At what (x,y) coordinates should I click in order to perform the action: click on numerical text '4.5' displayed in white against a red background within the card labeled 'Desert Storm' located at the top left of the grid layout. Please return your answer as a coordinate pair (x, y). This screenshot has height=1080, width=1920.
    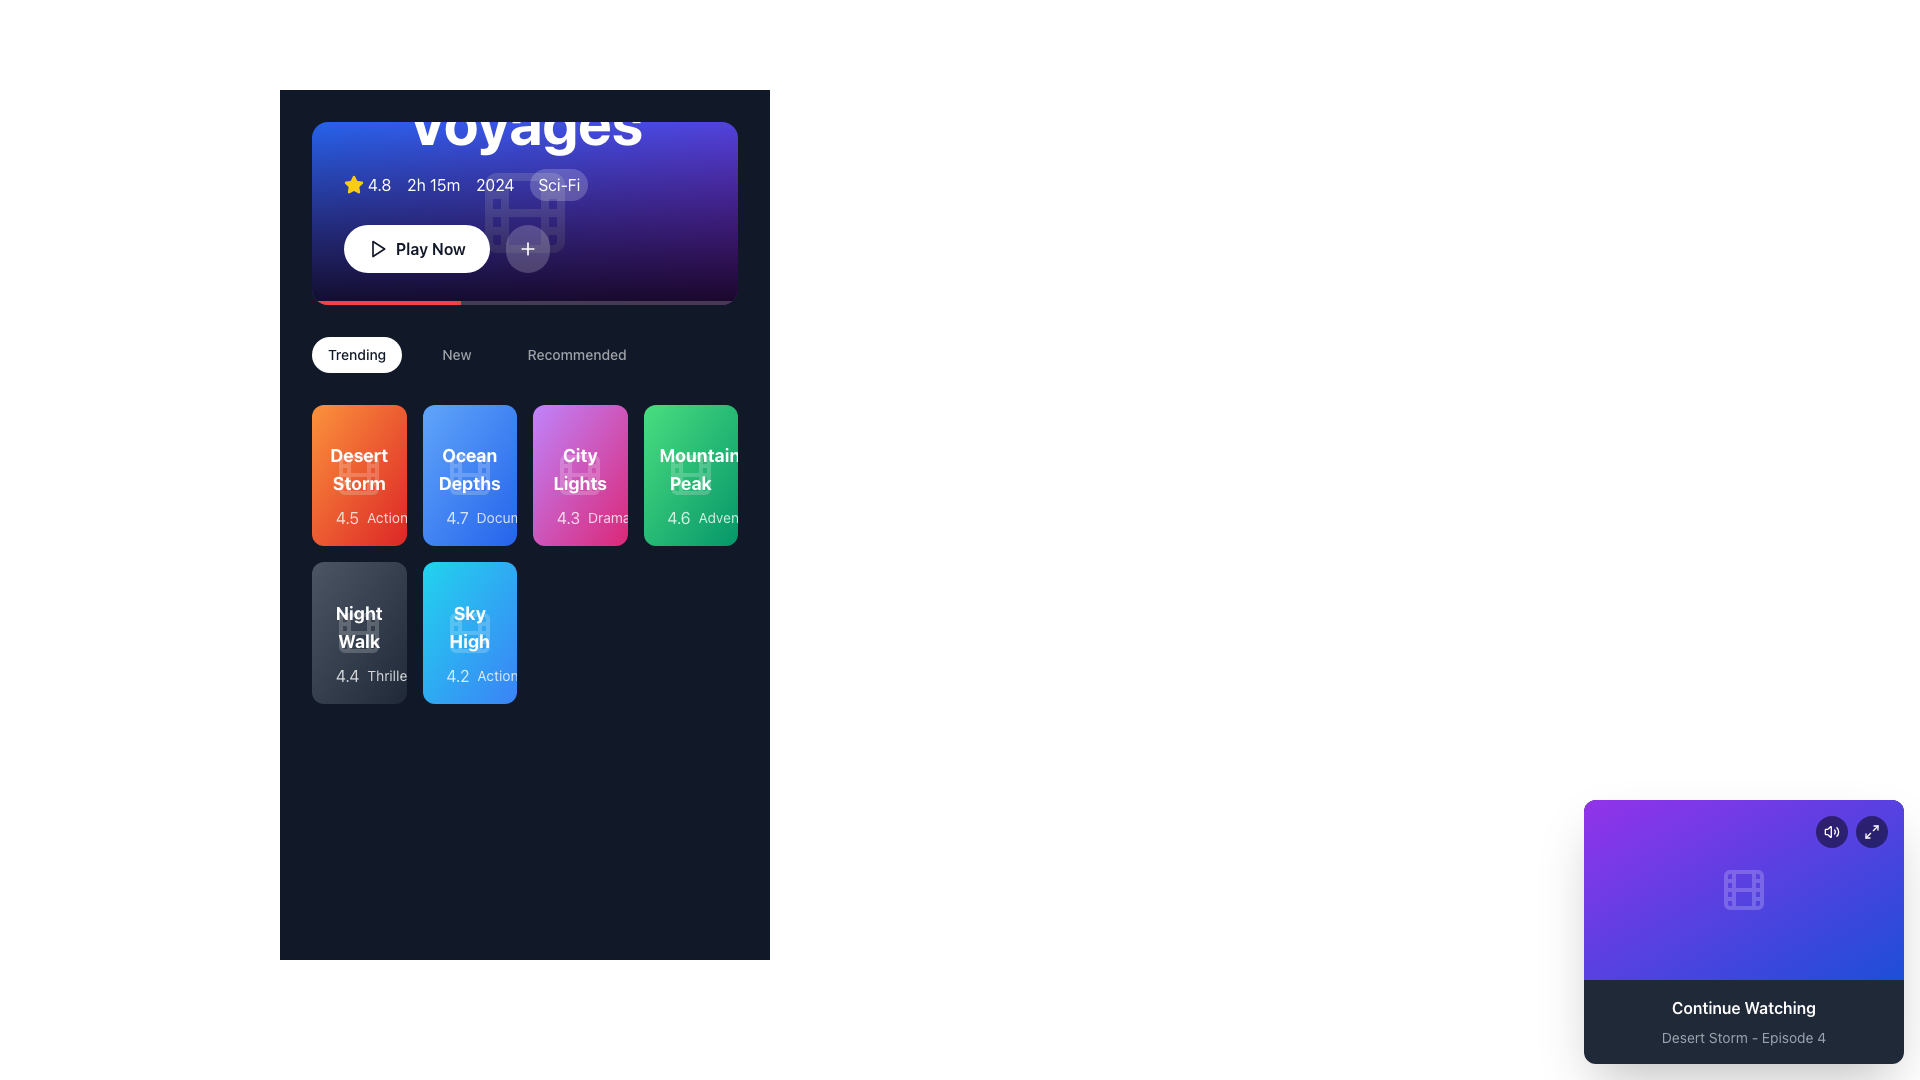
    Looking at the image, I should click on (347, 517).